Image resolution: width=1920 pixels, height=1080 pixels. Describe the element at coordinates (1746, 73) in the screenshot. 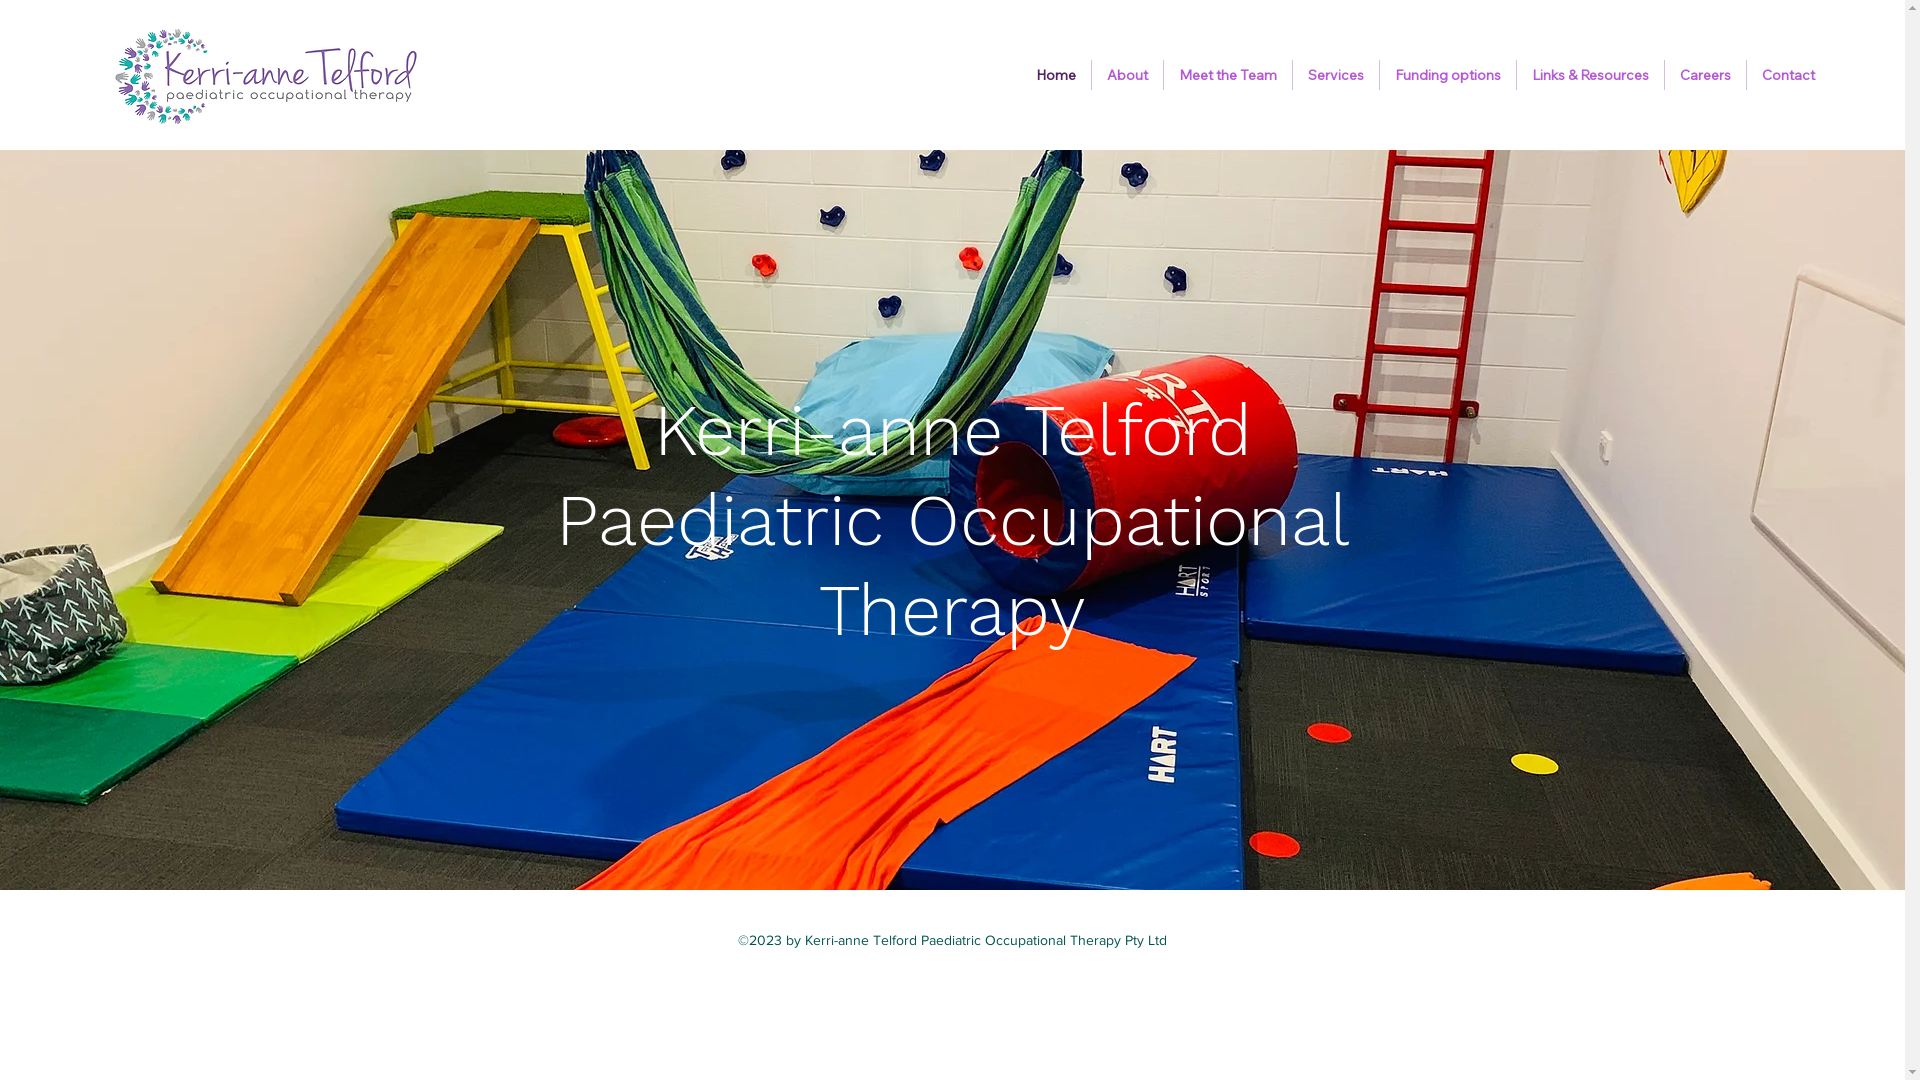

I see `'Contact'` at that location.